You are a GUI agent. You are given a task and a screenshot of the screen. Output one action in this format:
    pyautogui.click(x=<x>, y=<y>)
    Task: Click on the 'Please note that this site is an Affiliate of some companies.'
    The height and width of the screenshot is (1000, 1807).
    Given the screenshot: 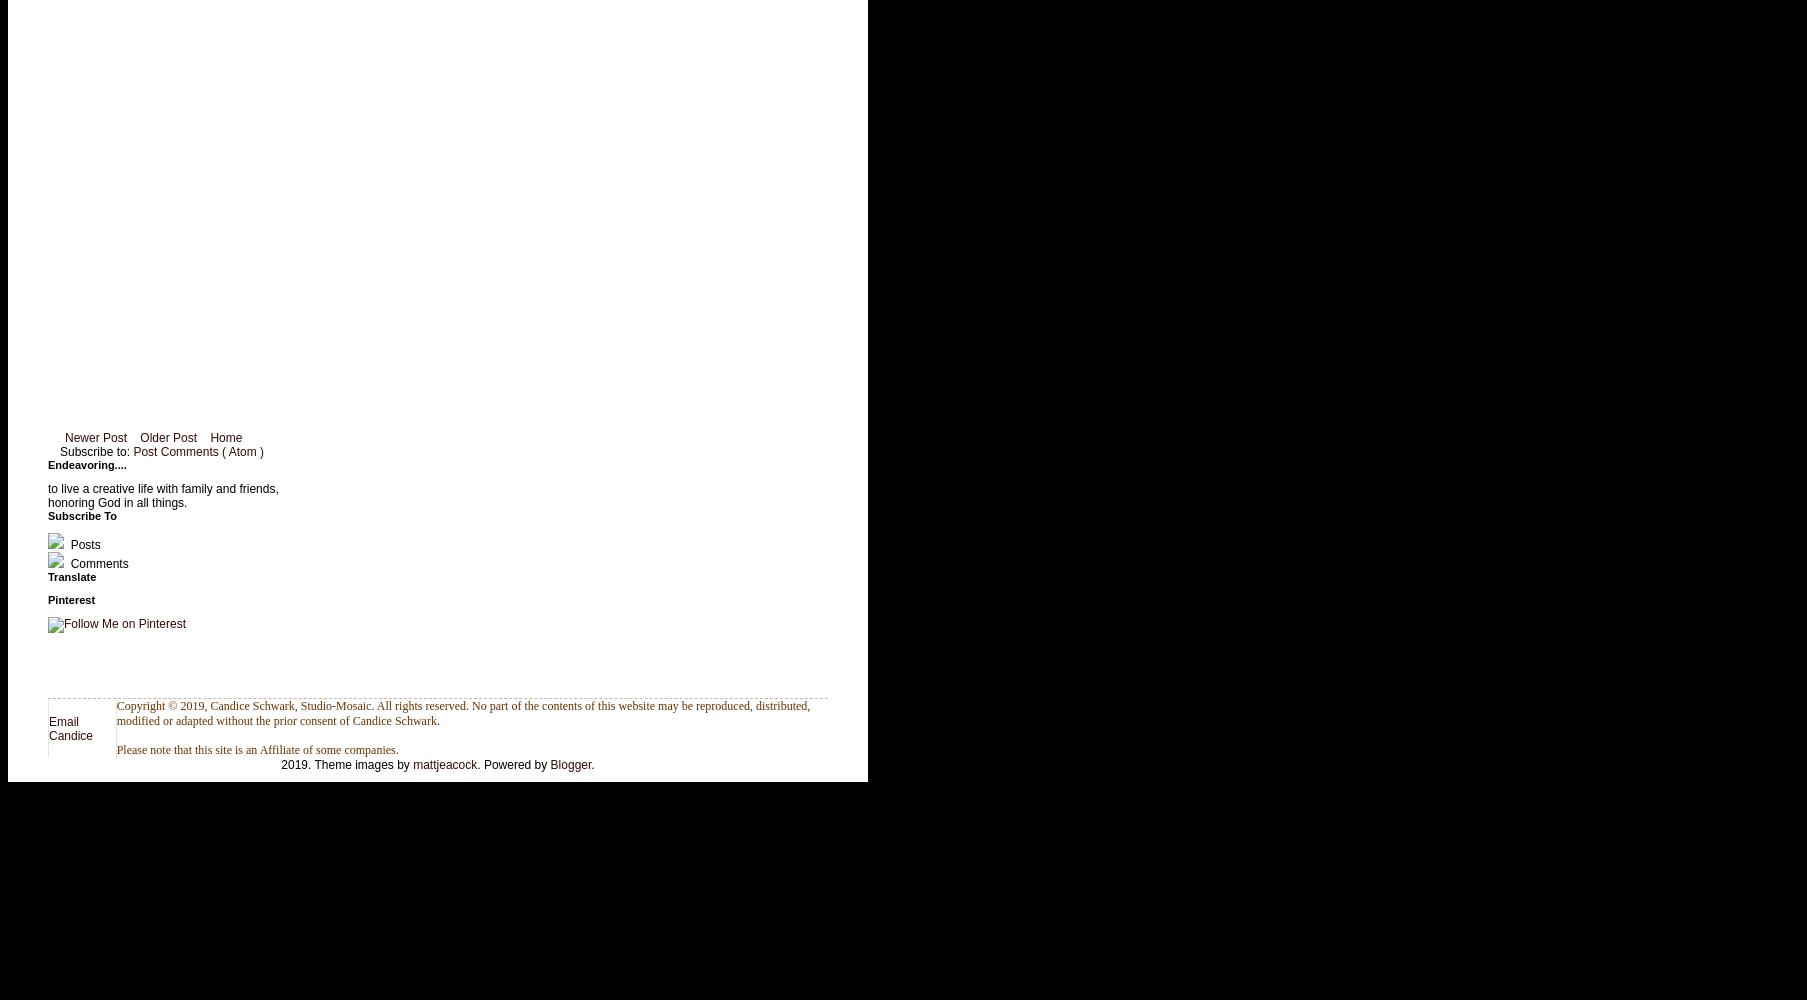 What is the action you would take?
    pyautogui.click(x=255, y=750)
    